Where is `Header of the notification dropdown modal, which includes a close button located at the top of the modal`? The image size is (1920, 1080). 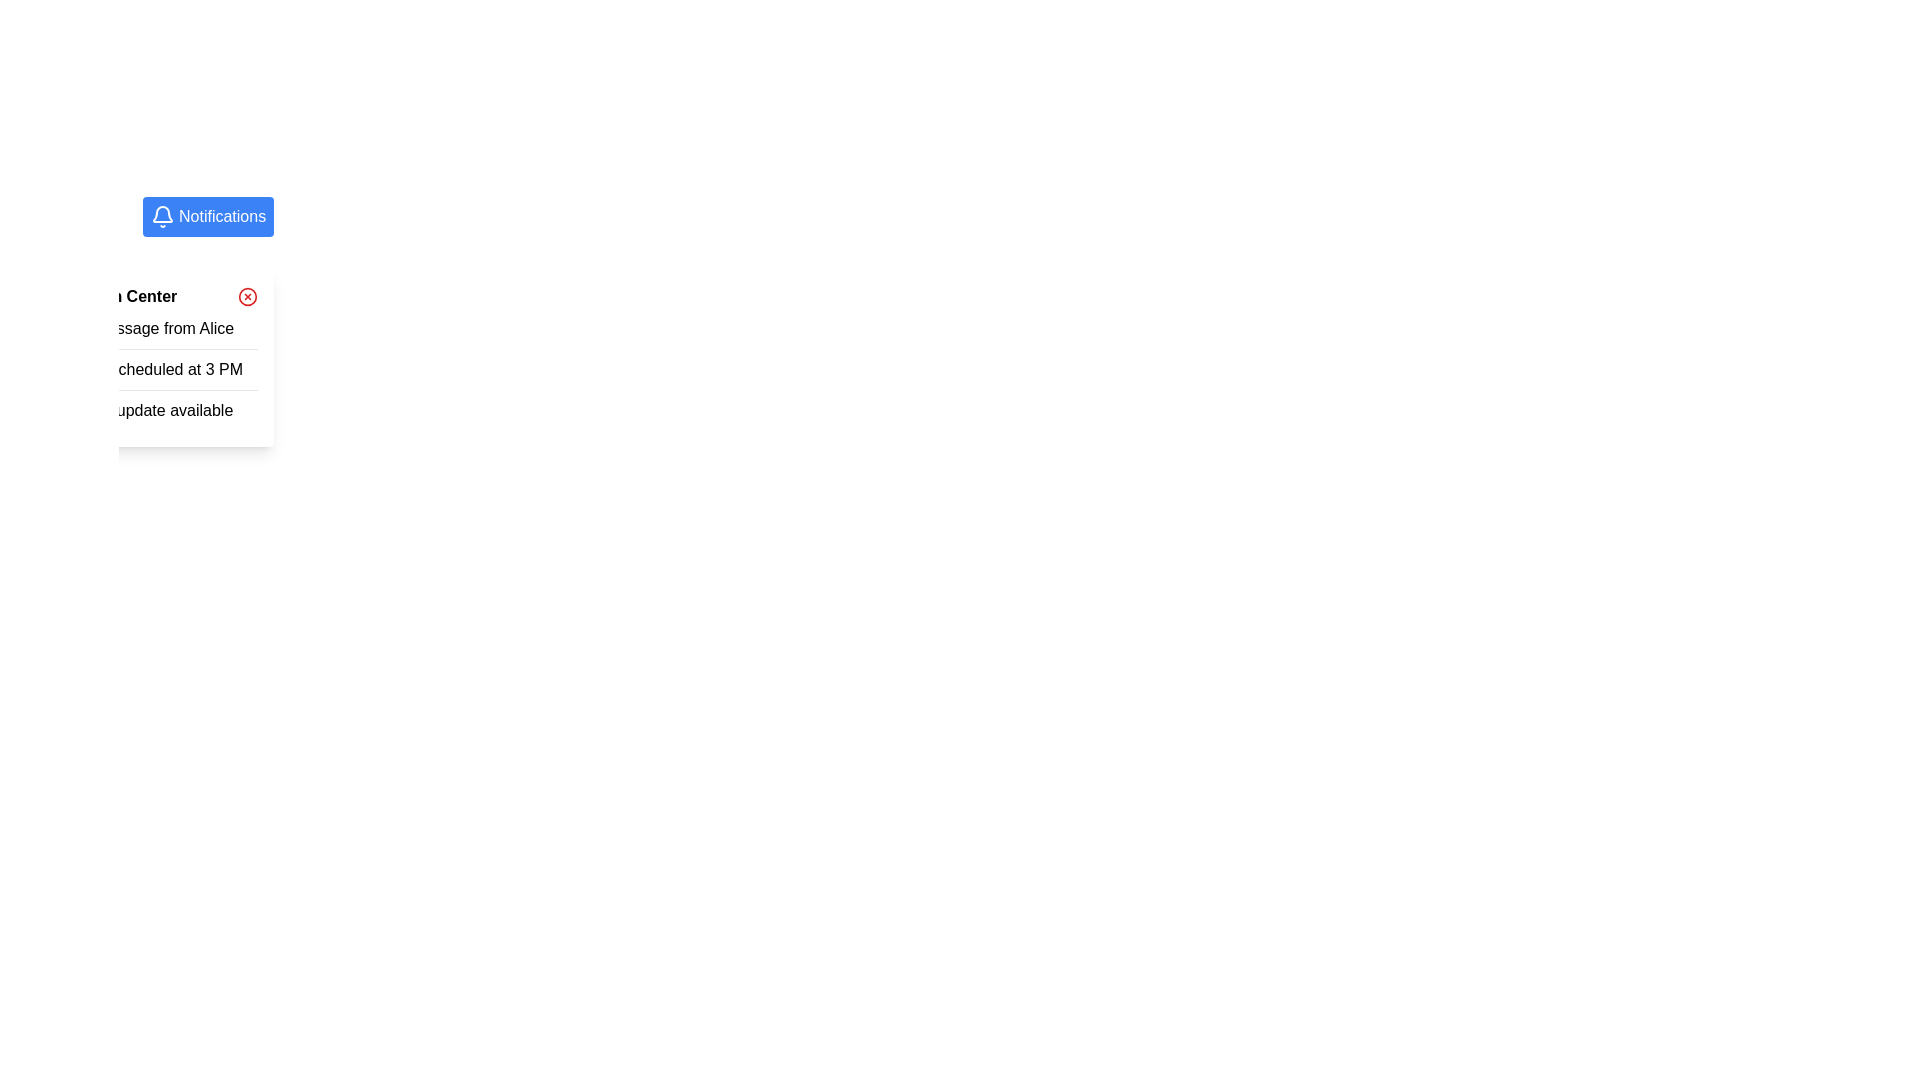 Header of the notification dropdown modal, which includes a close button located at the top of the modal is located at coordinates (145, 297).